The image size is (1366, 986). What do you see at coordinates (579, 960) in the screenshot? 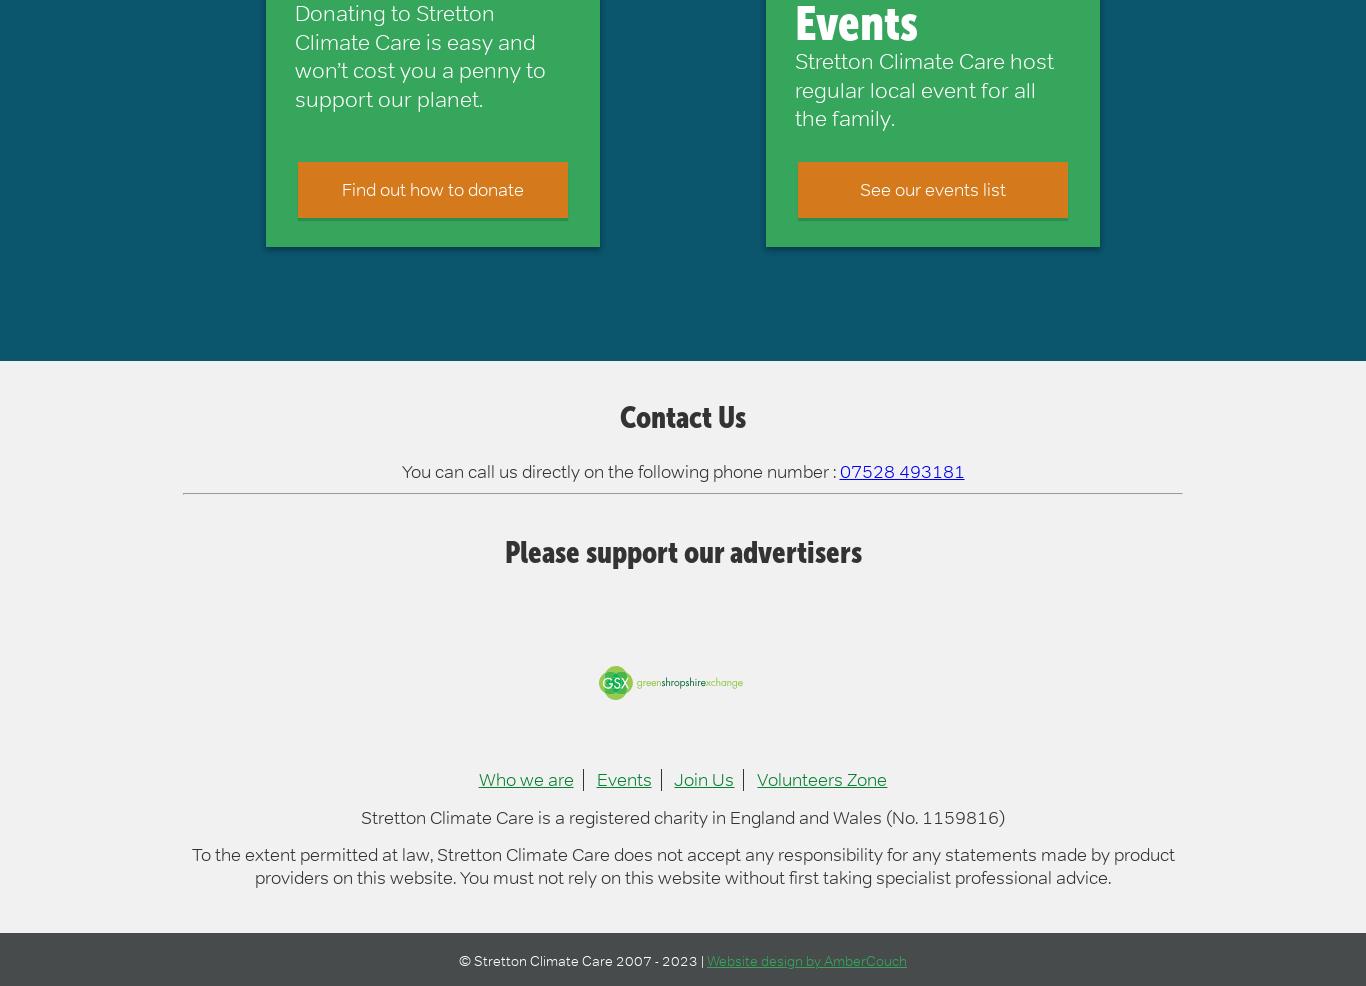
I see `'© Stretton Climate Care 2007 - 2023'` at bounding box center [579, 960].